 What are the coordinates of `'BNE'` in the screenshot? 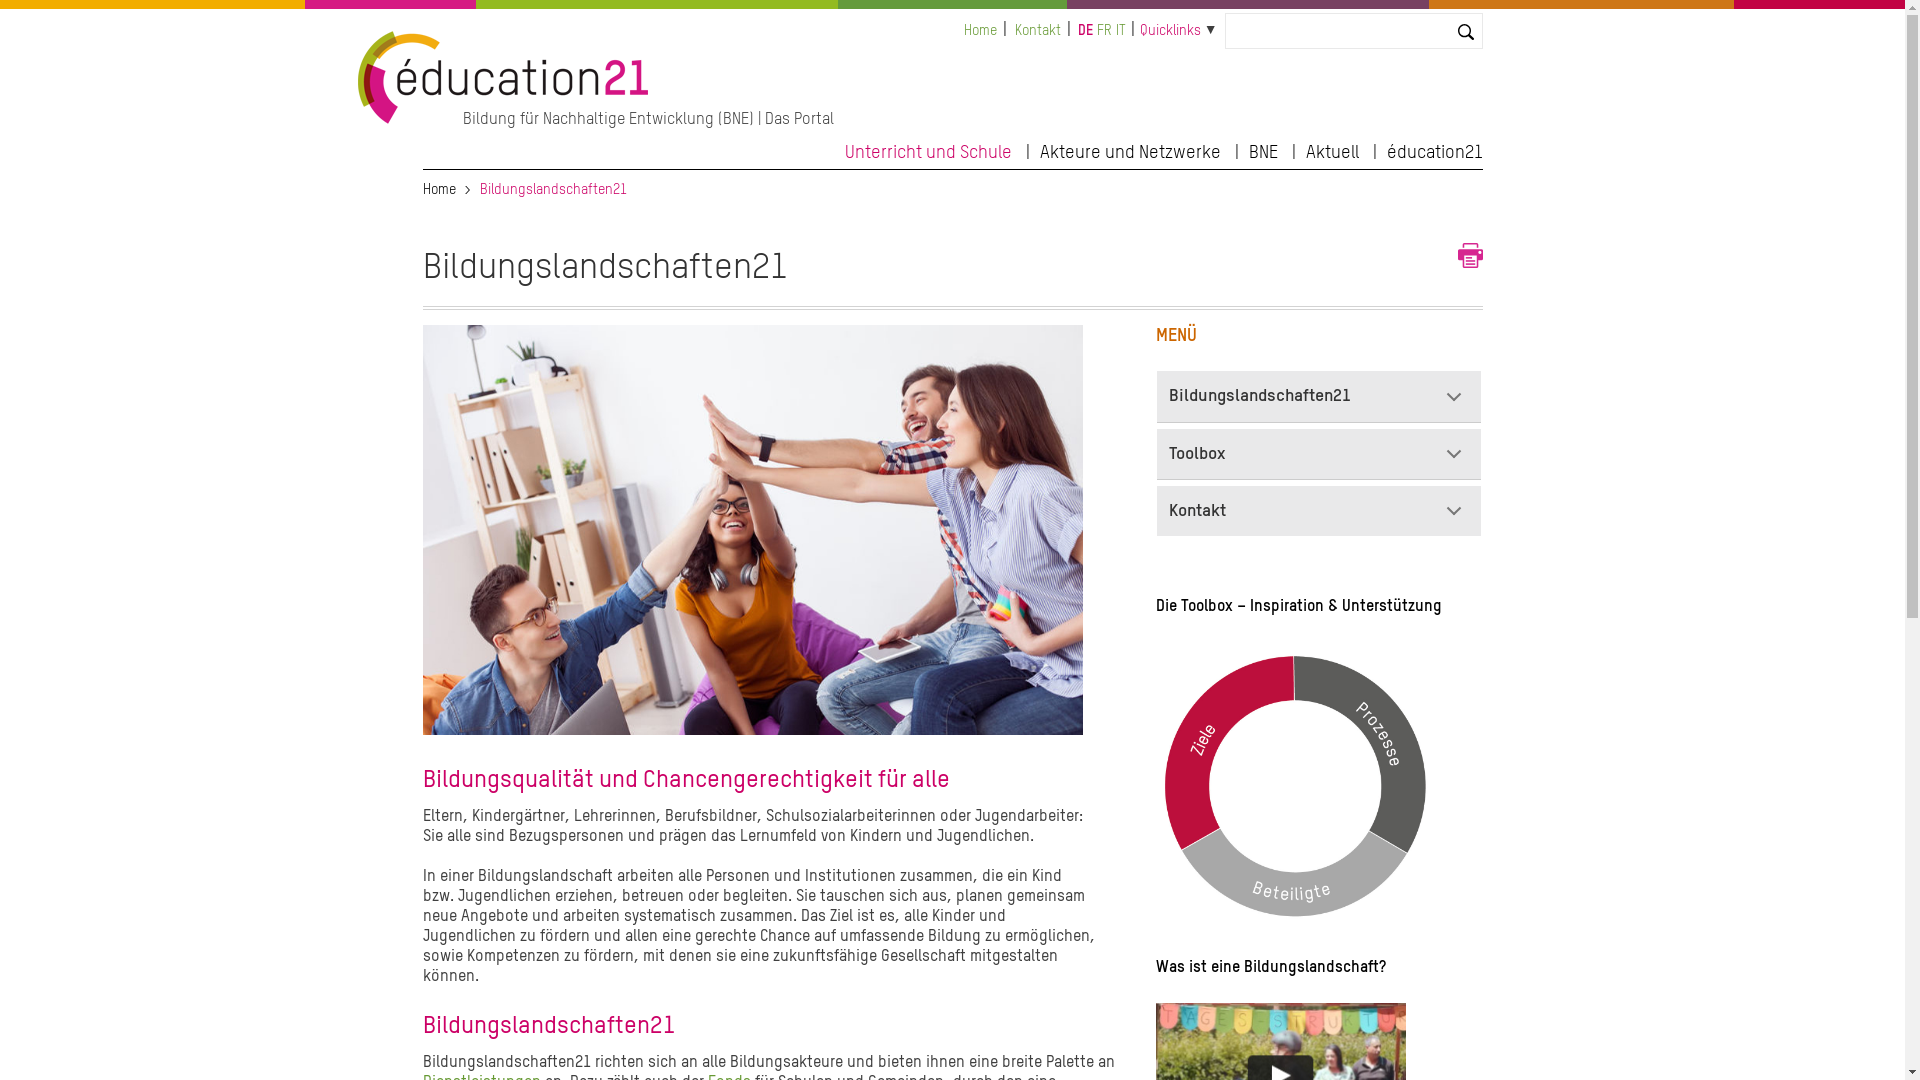 It's located at (1261, 148).